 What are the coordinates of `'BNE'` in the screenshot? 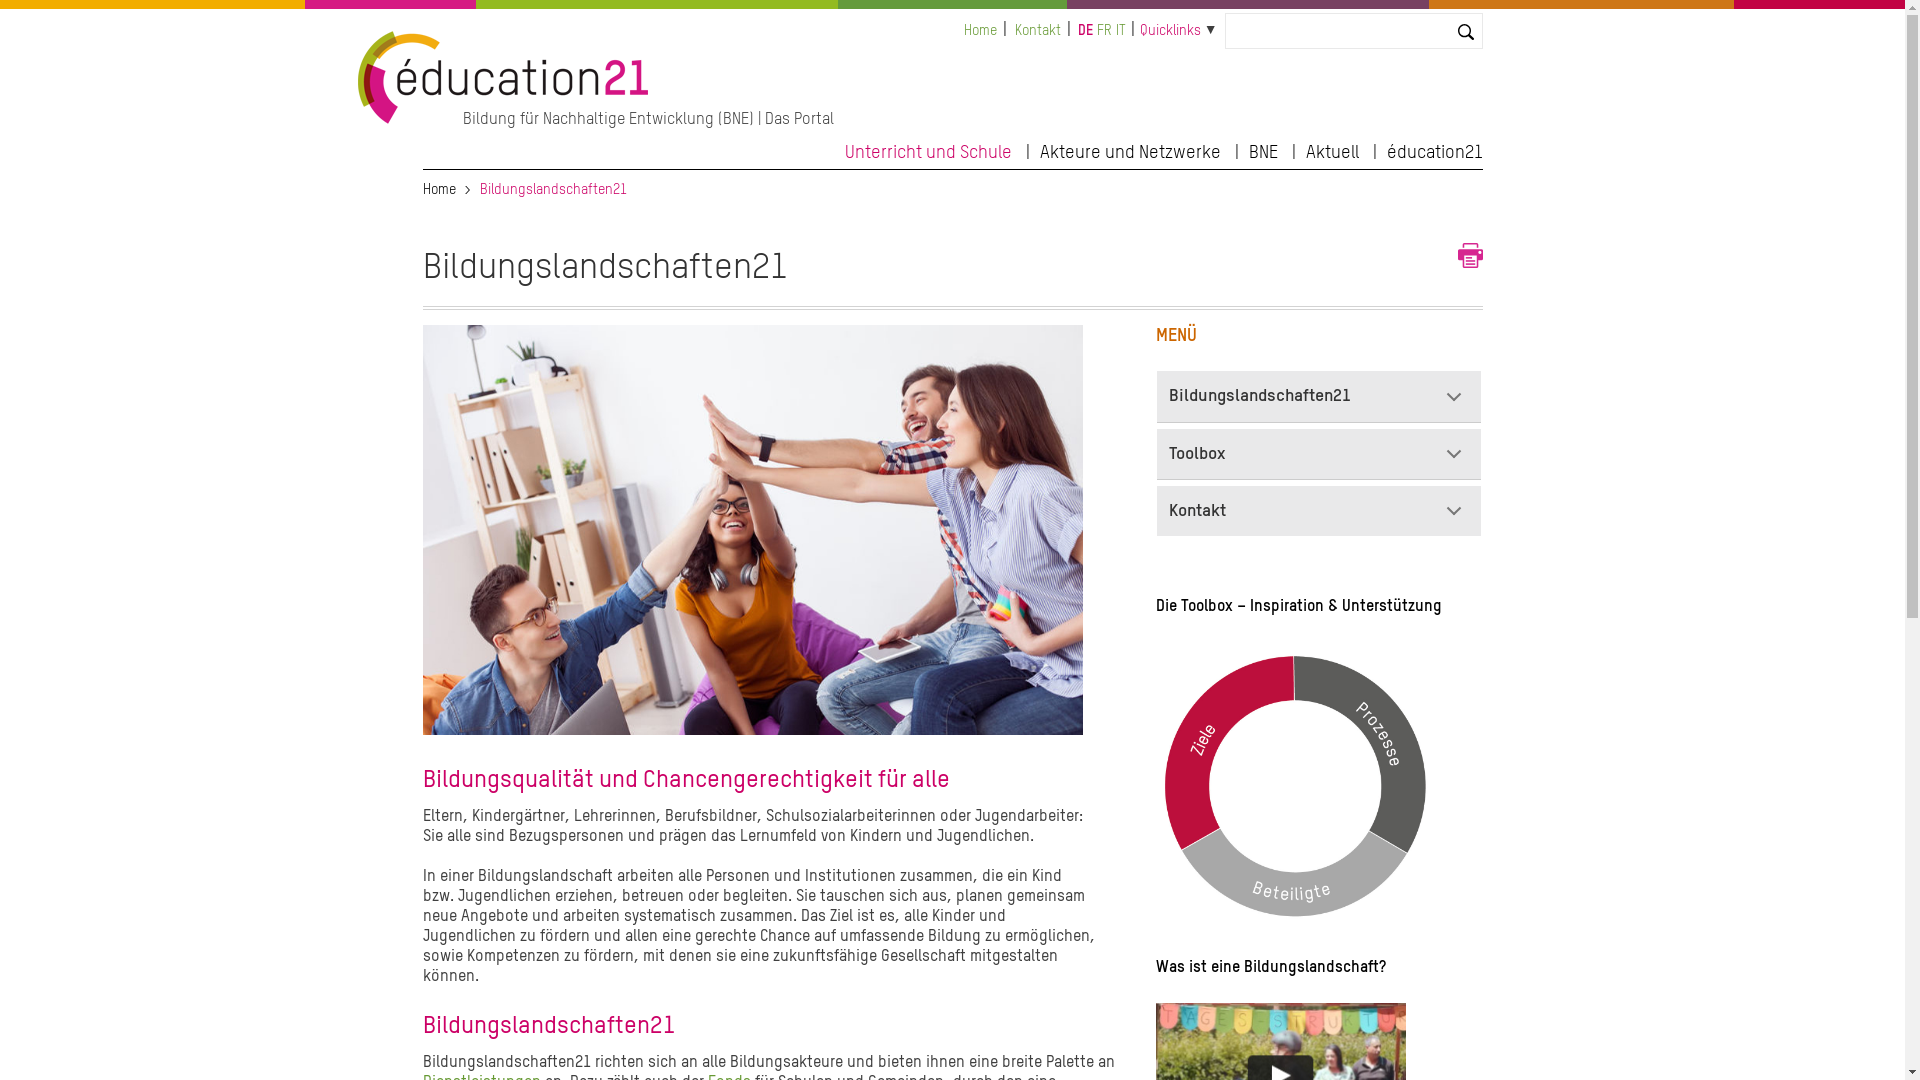 It's located at (1261, 148).